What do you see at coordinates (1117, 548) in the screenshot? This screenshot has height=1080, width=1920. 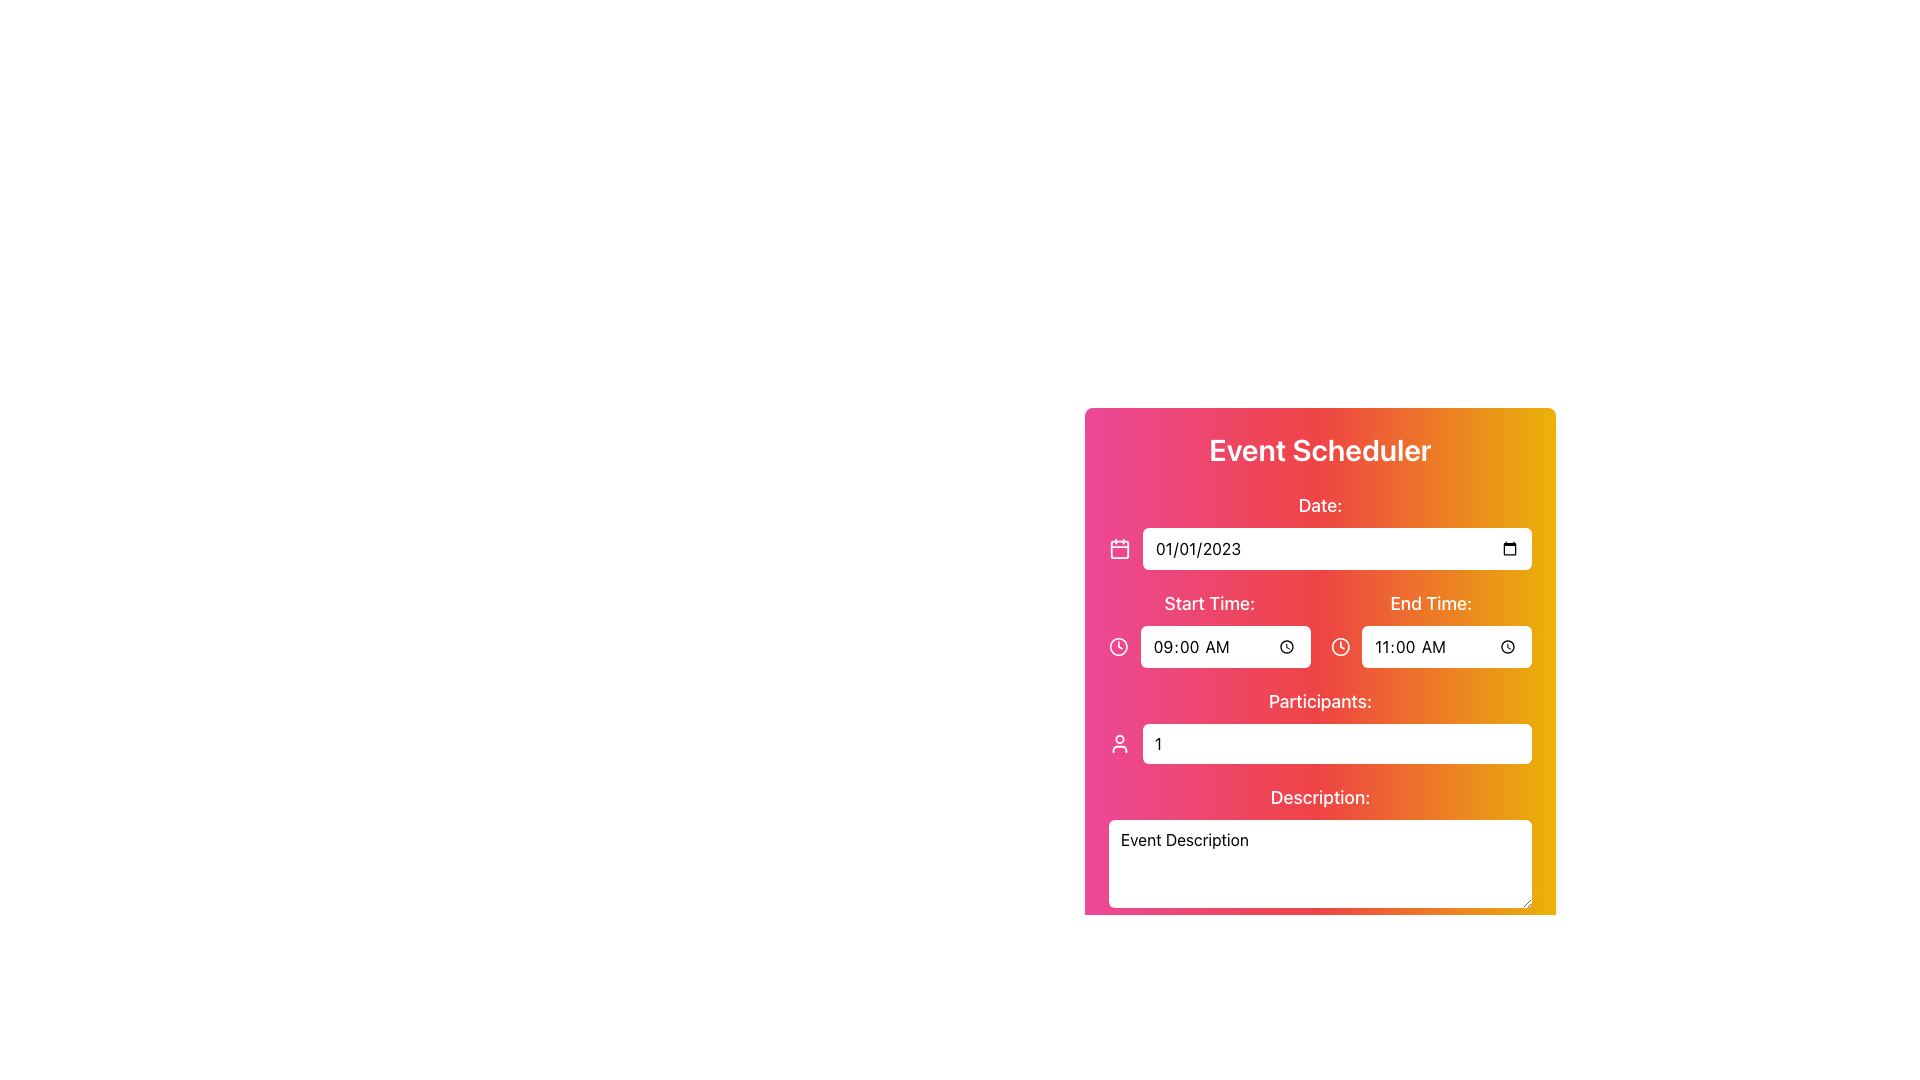 I see `the calendar icon located to the left of the 'Date:' label in the 'Event Scheduler' section` at bounding box center [1117, 548].